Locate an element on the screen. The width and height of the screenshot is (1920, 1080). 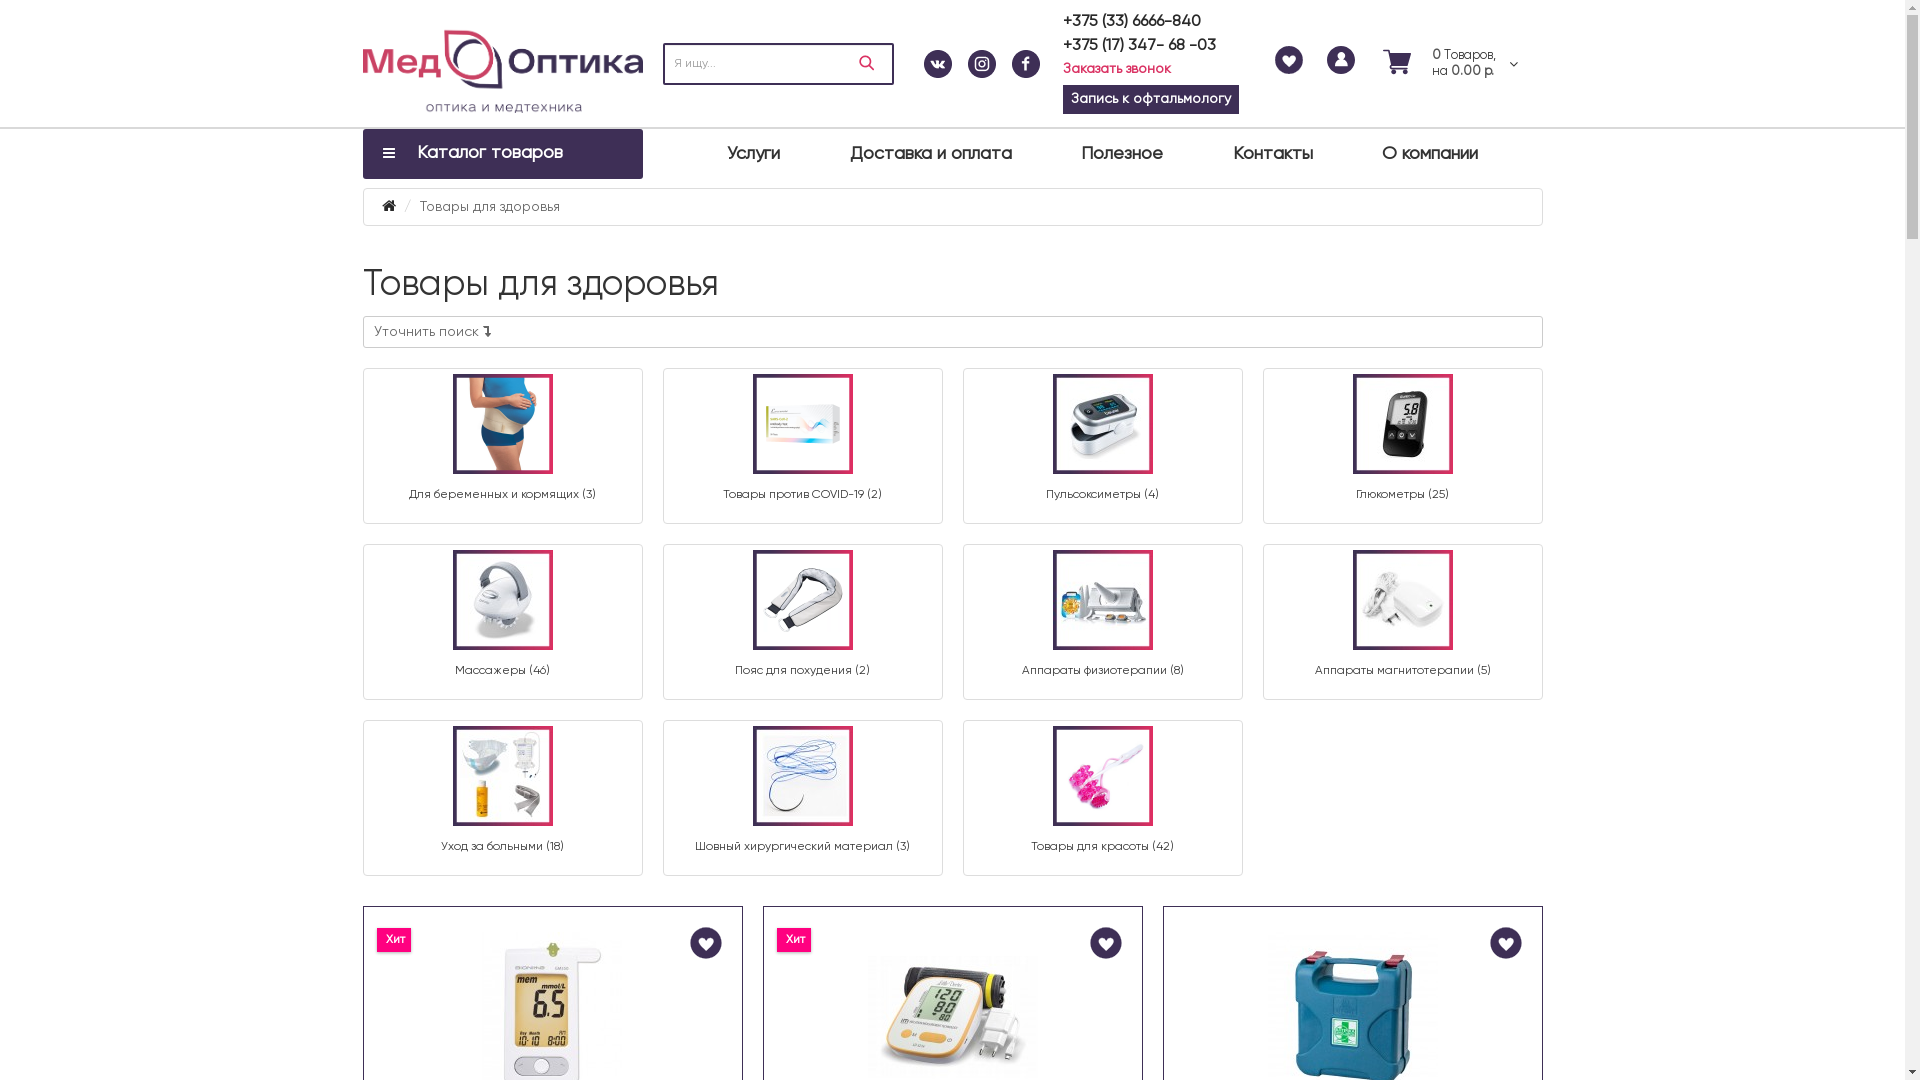
'+375 (17) 347- 68 -03' is located at coordinates (1060, 45).